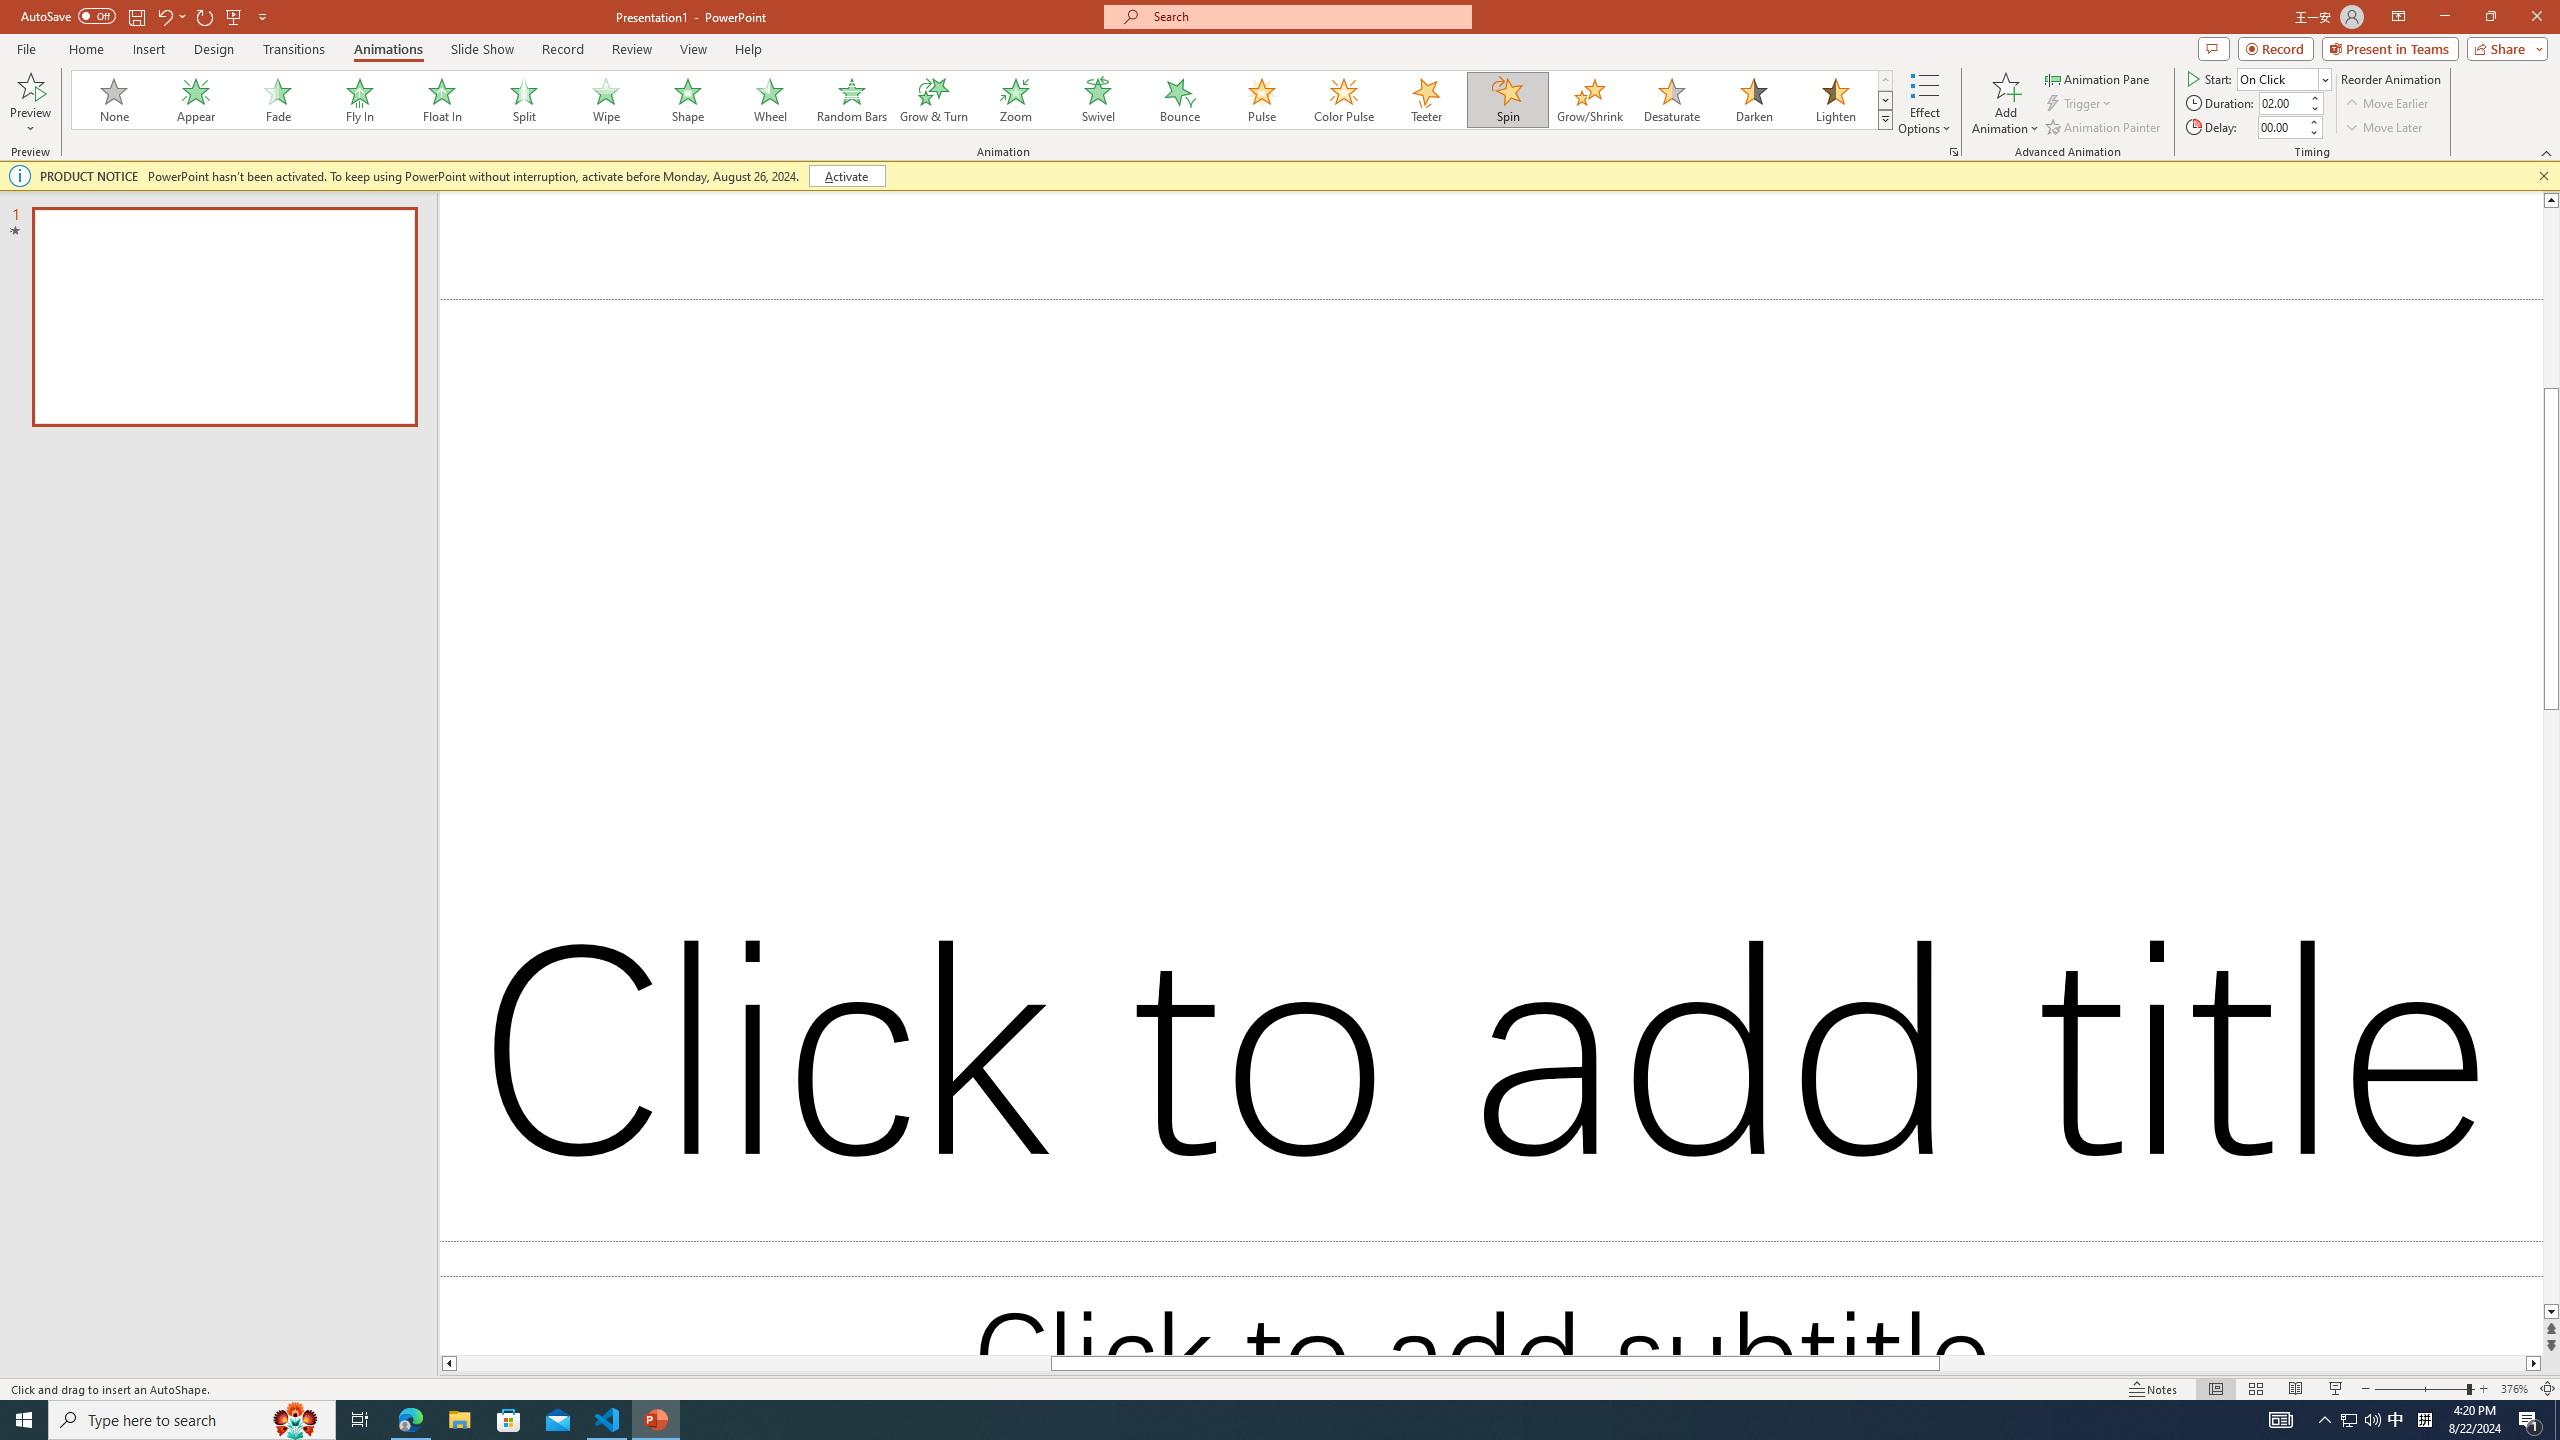 The image size is (2560, 1440). I want to click on 'Preview', so click(29, 103).